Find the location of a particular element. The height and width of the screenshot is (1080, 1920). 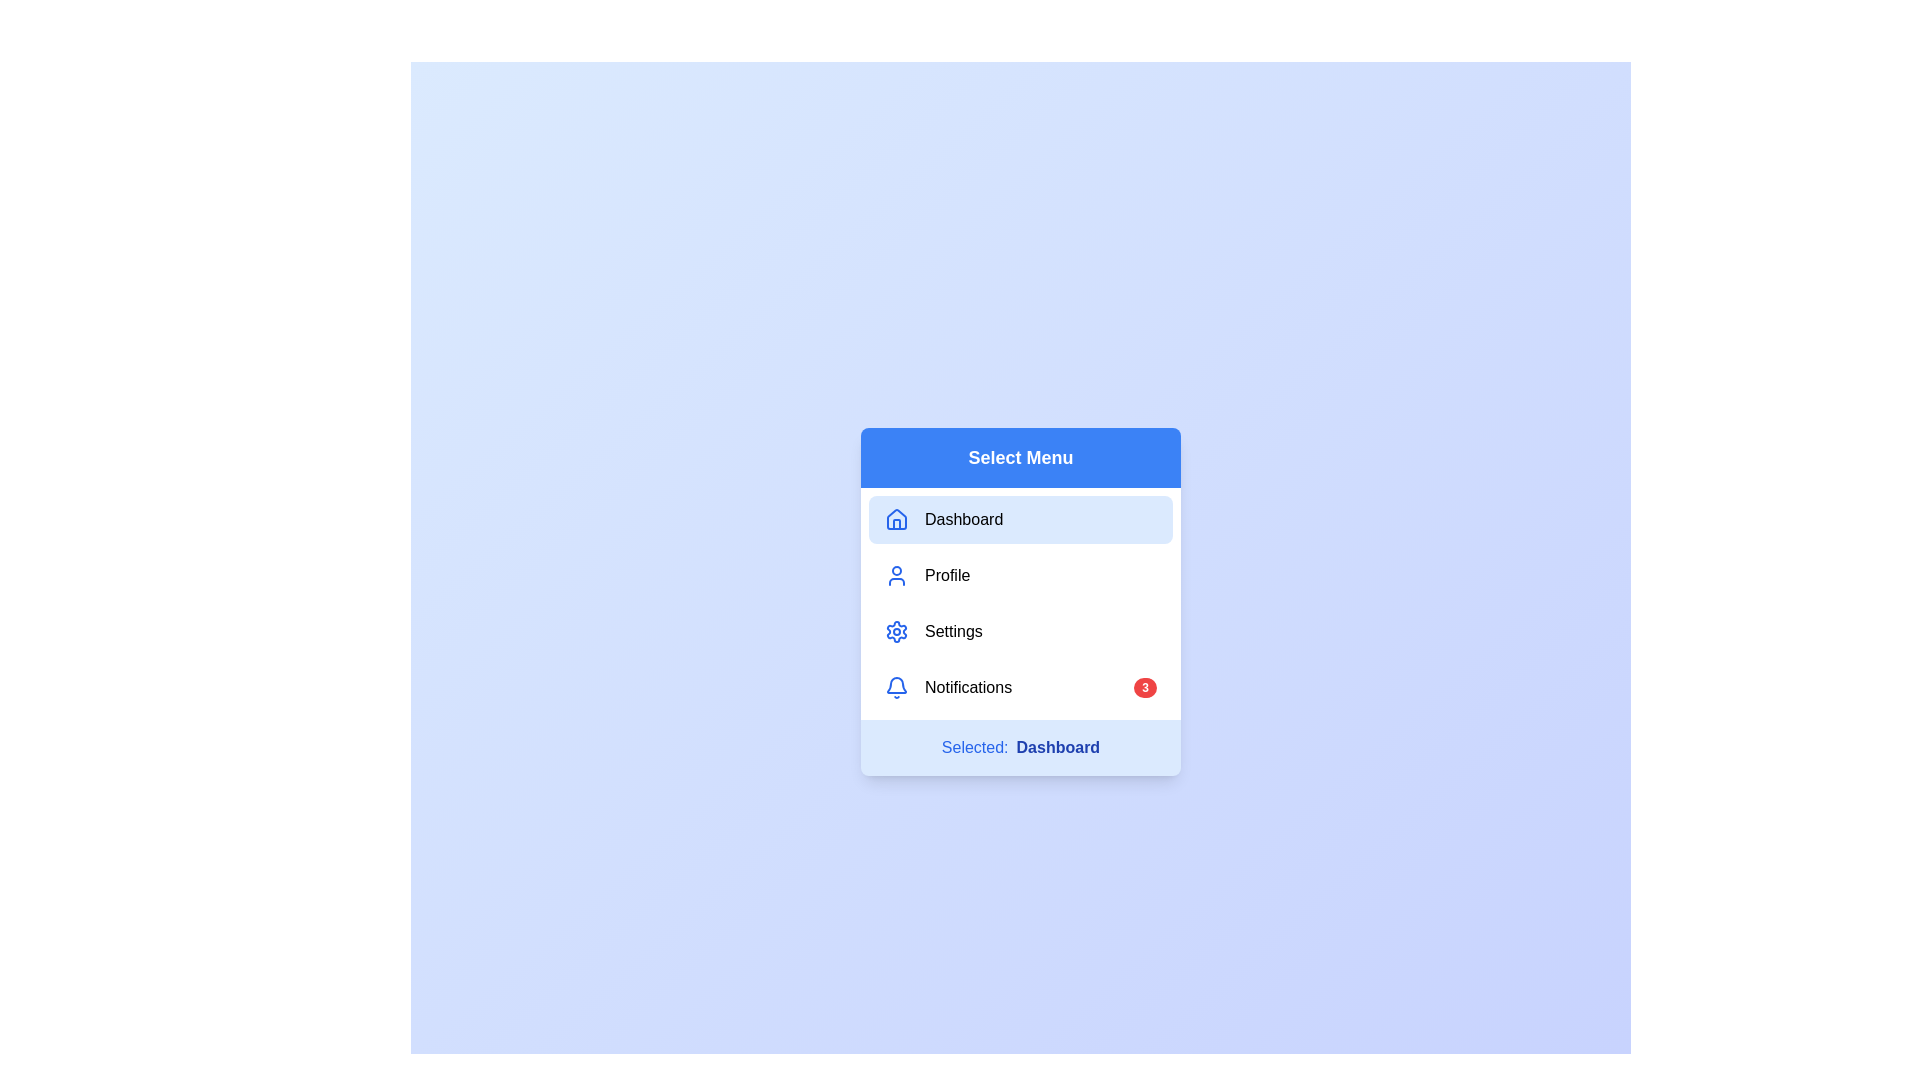

the menu item Dashboard to see its hover effect is located at coordinates (1021, 519).